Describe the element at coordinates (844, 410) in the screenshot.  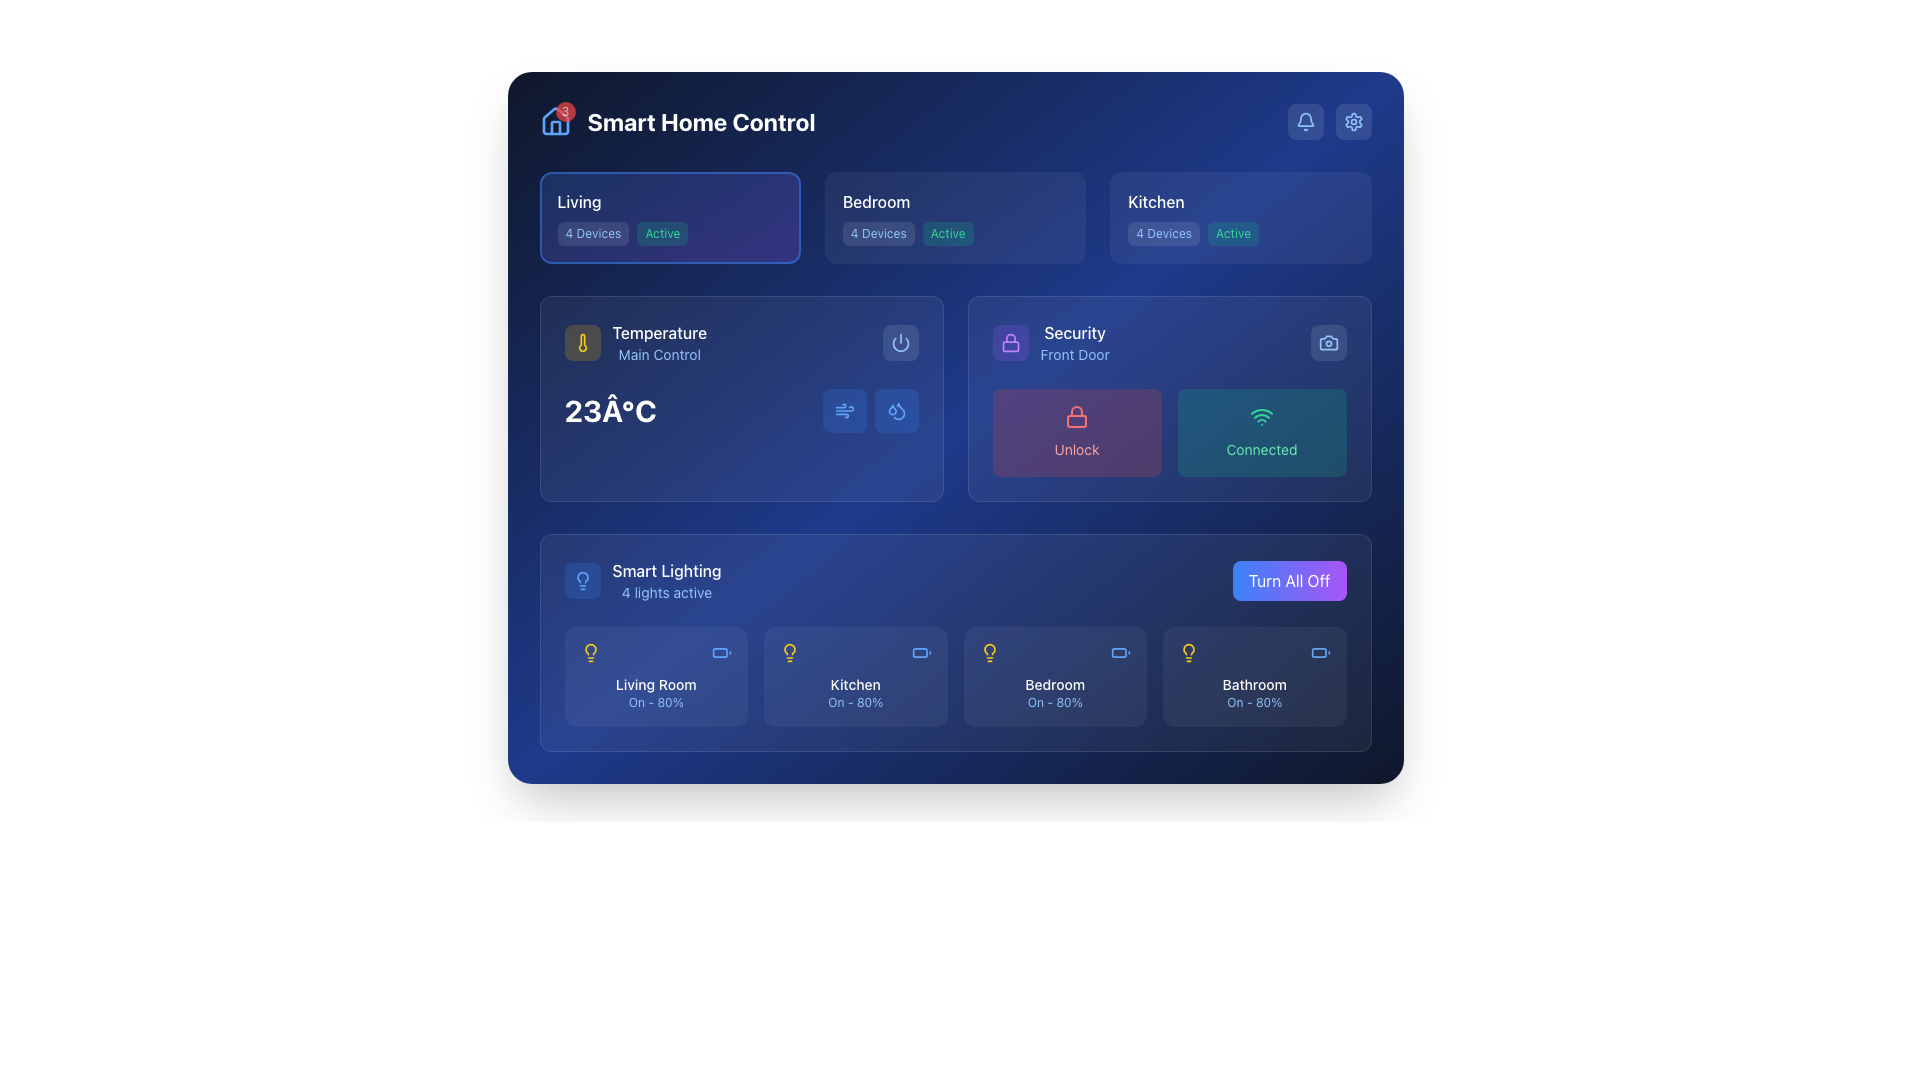
I see `the wind-related settings button located on the left side of the second control button under the temperature display` at that location.